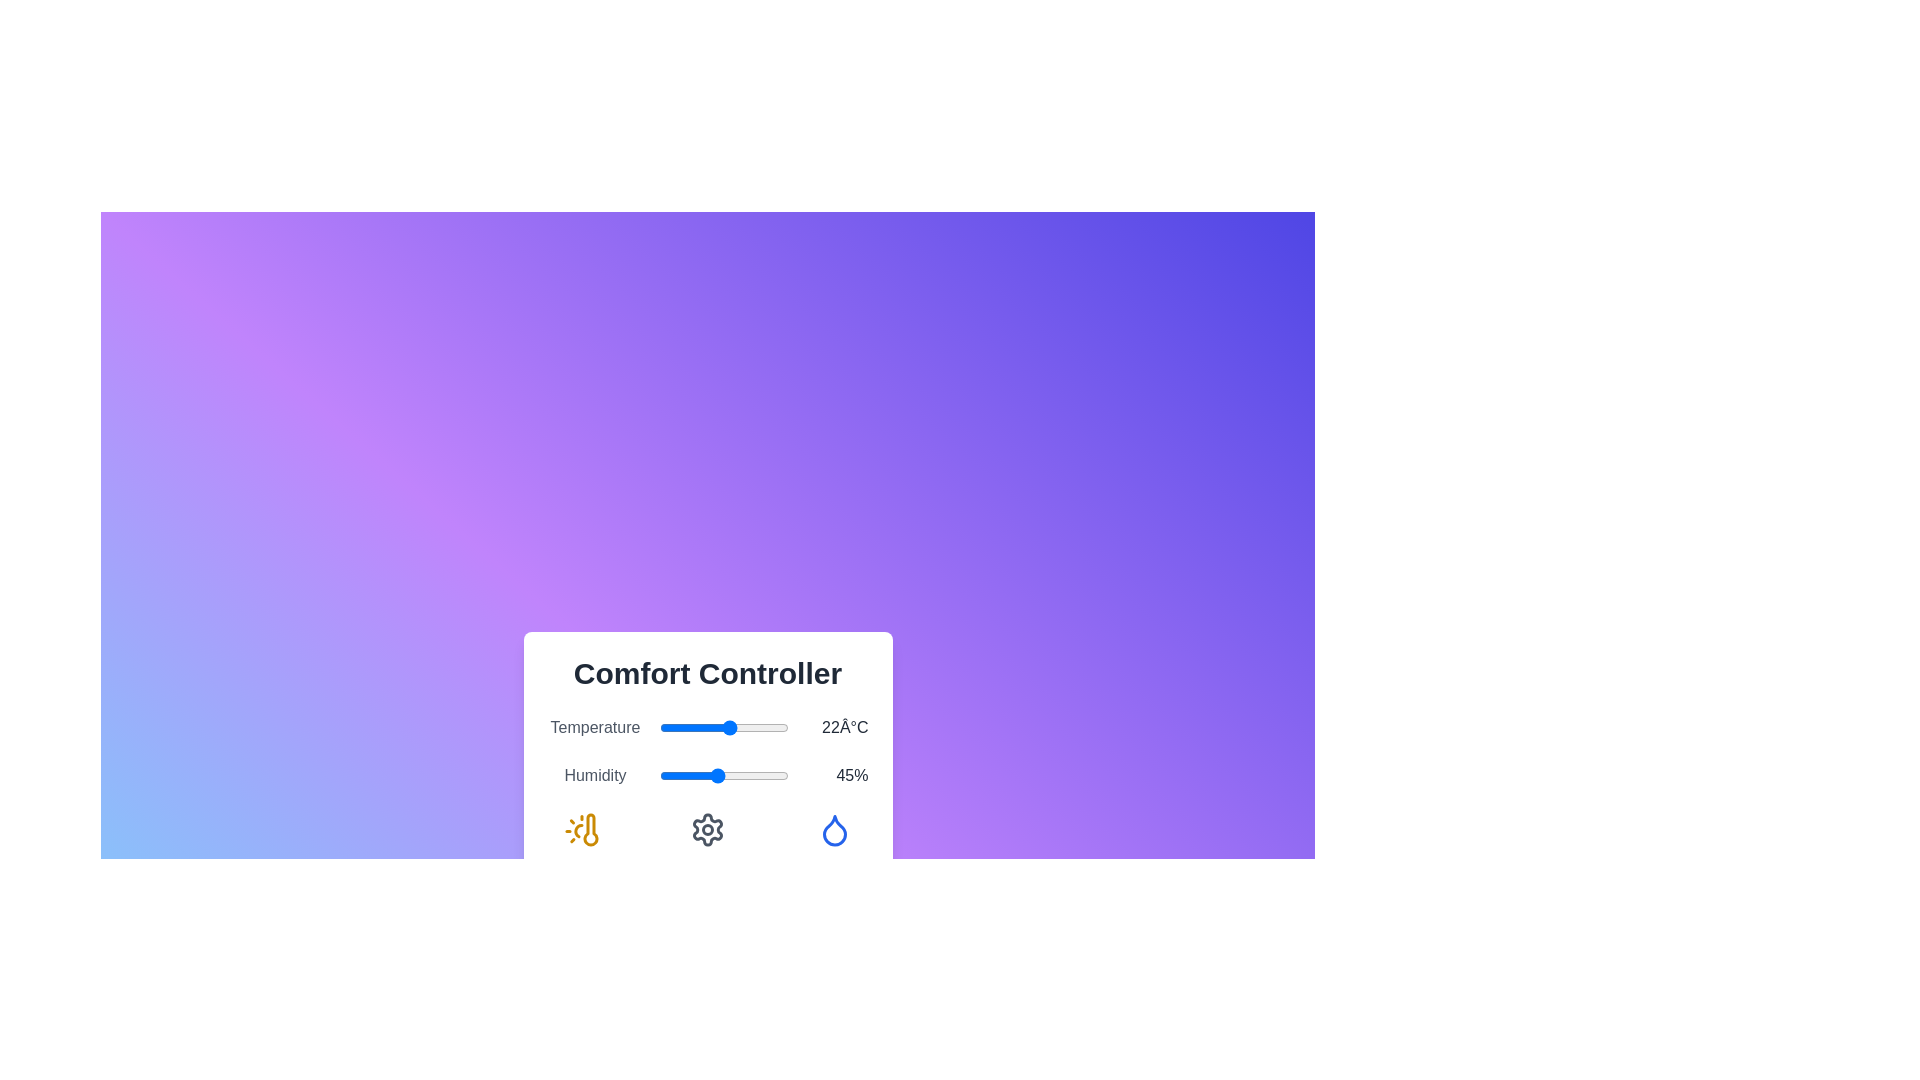 This screenshot has width=1920, height=1080. What do you see at coordinates (755, 728) in the screenshot?
I see `the temperature slider to set the temperature to 30°C` at bounding box center [755, 728].